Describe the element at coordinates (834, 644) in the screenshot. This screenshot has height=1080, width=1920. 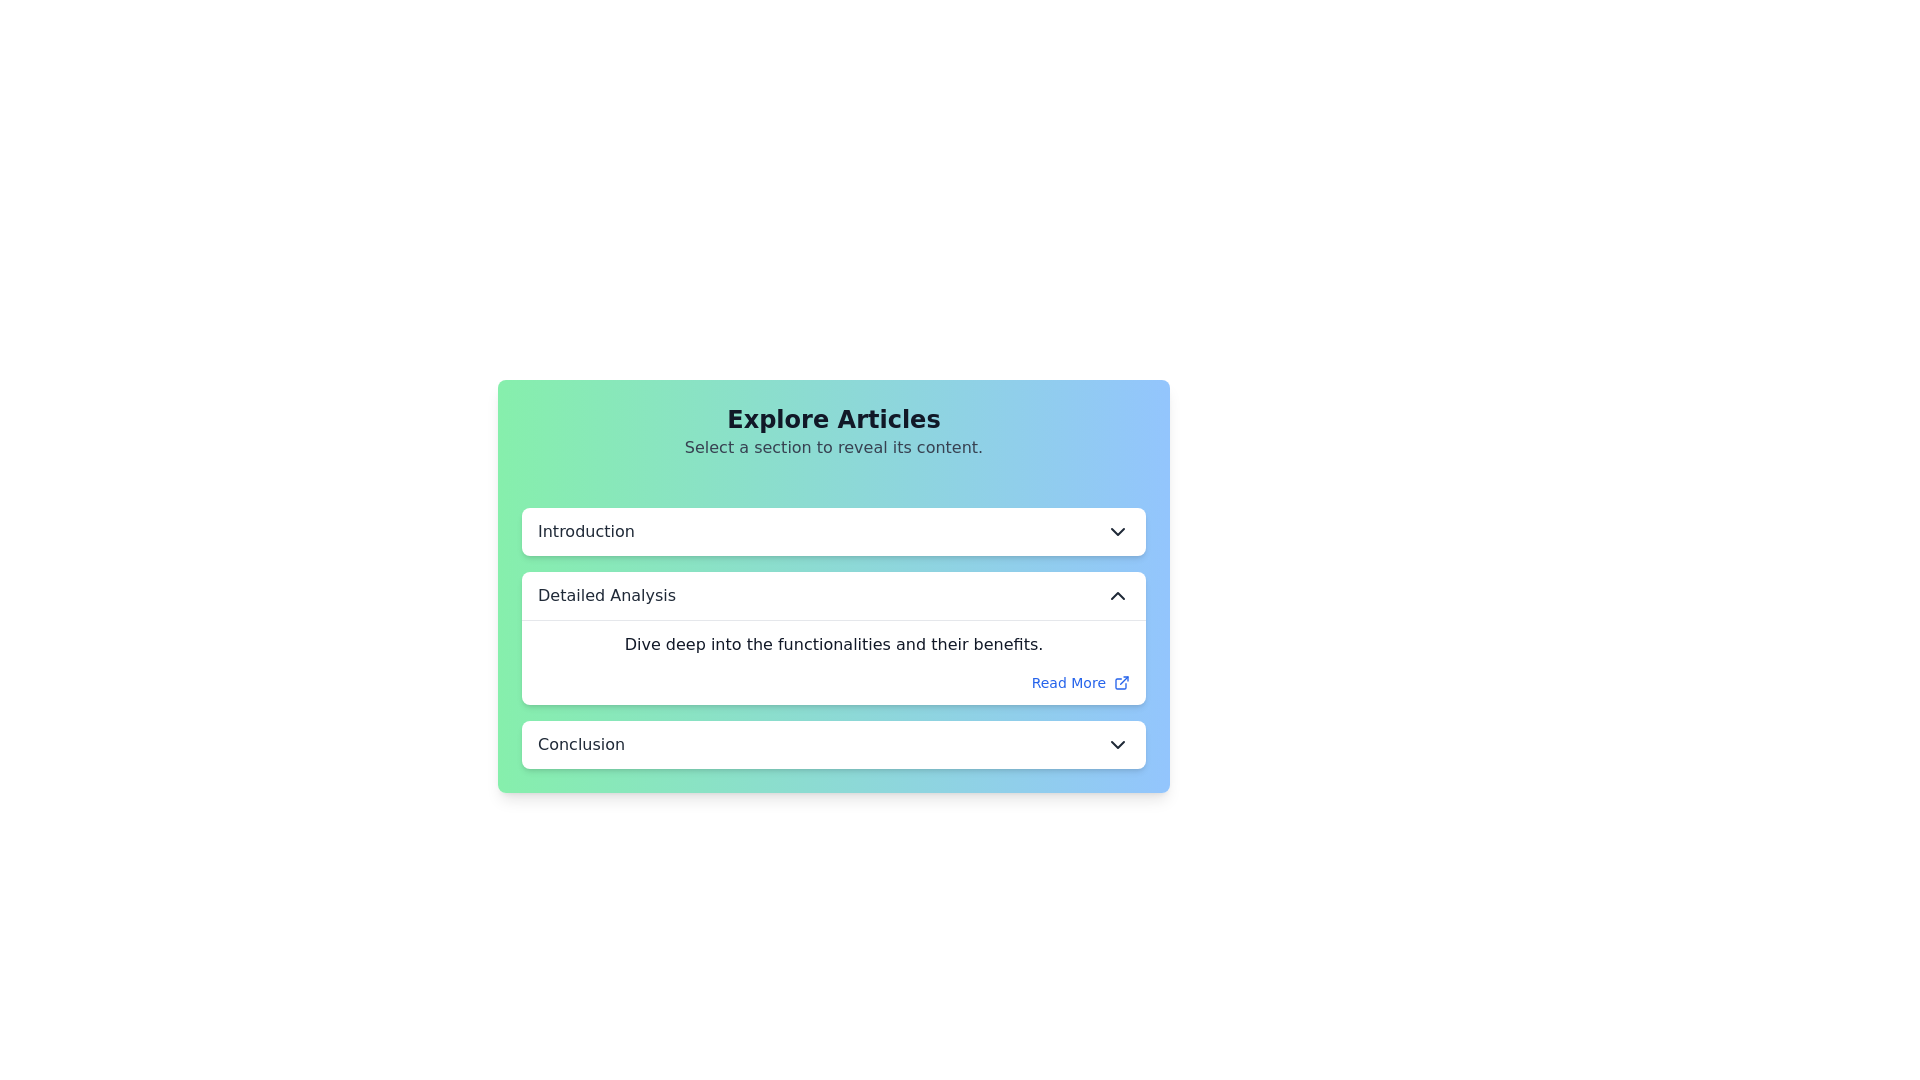
I see `the label displaying the text 'Dive deep into the functionalities and their benefits.' which is located in the 'Detailed Analysis' section near the top-center of the interface` at that location.